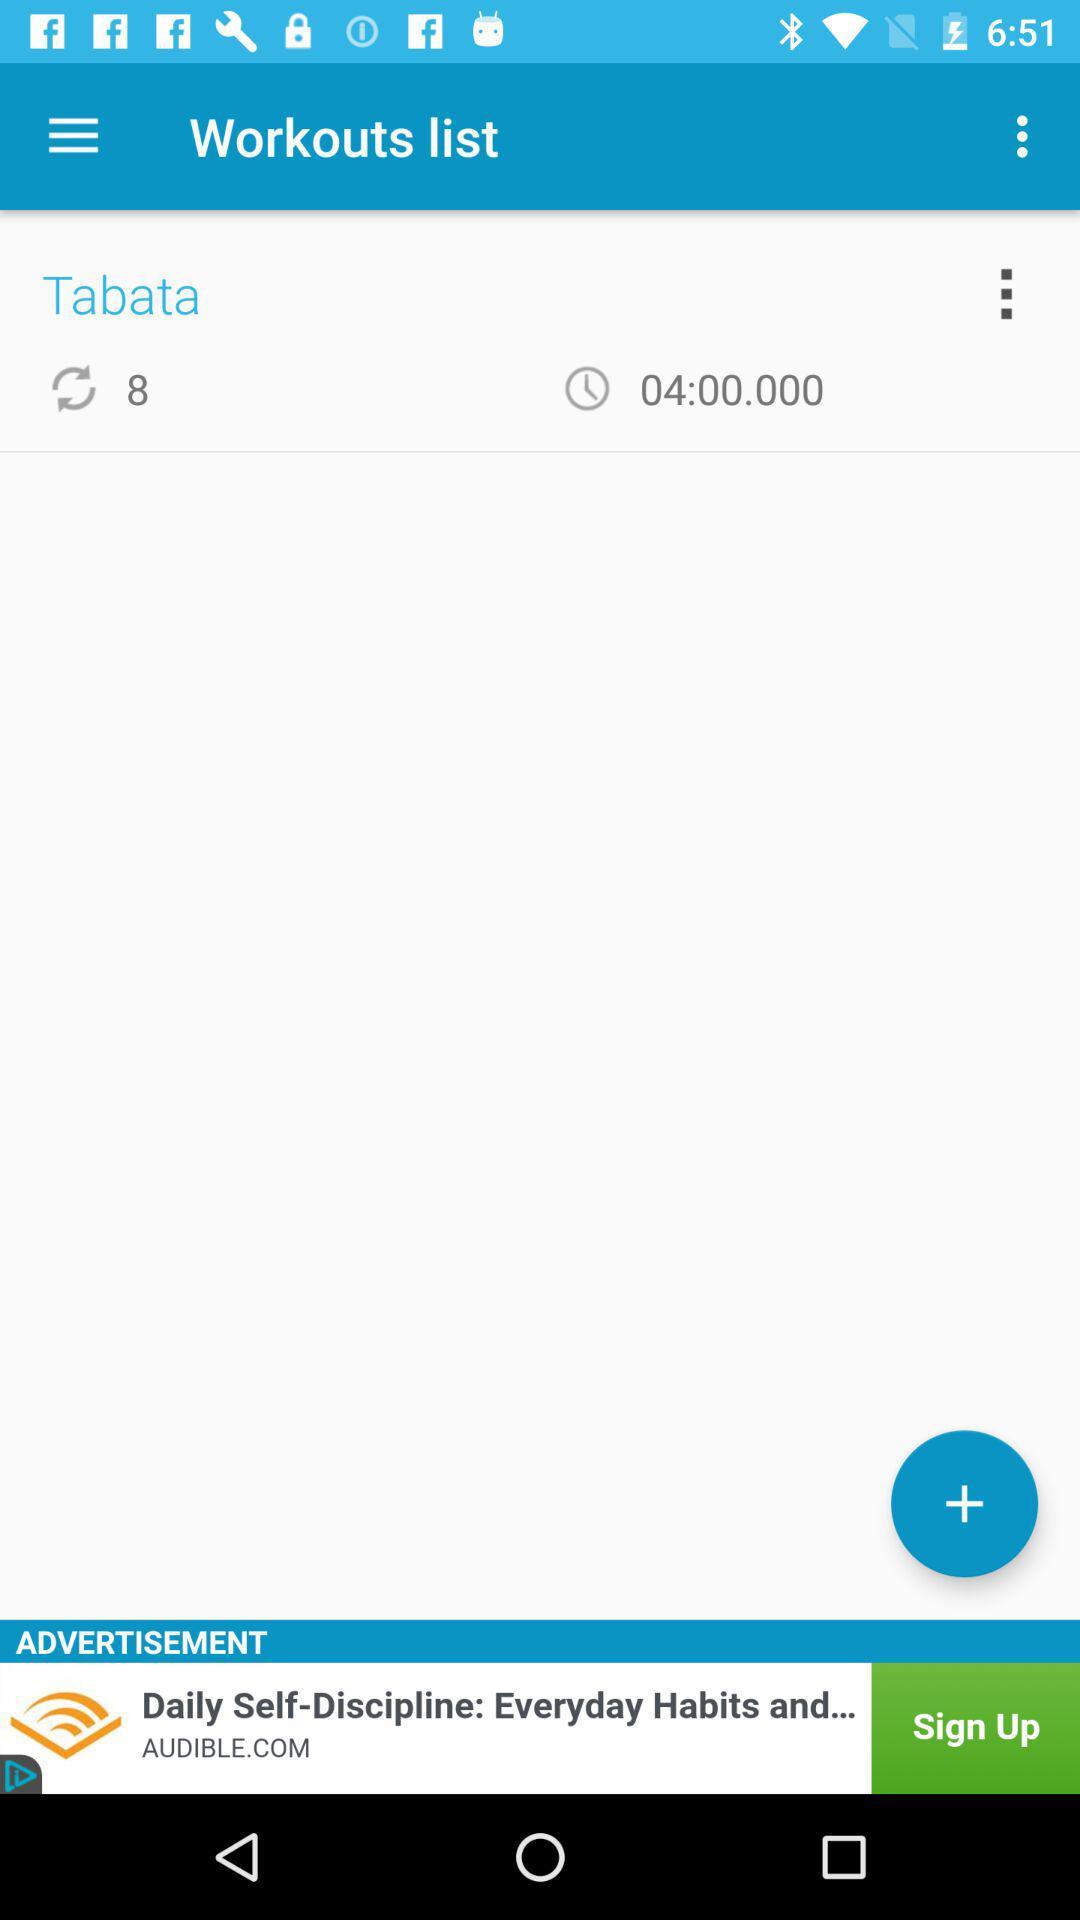 Image resolution: width=1080 pixels, height=1920 pixels. Describe the element at coordinates (963, 1503) in the screenshot. I see `button` at that location.